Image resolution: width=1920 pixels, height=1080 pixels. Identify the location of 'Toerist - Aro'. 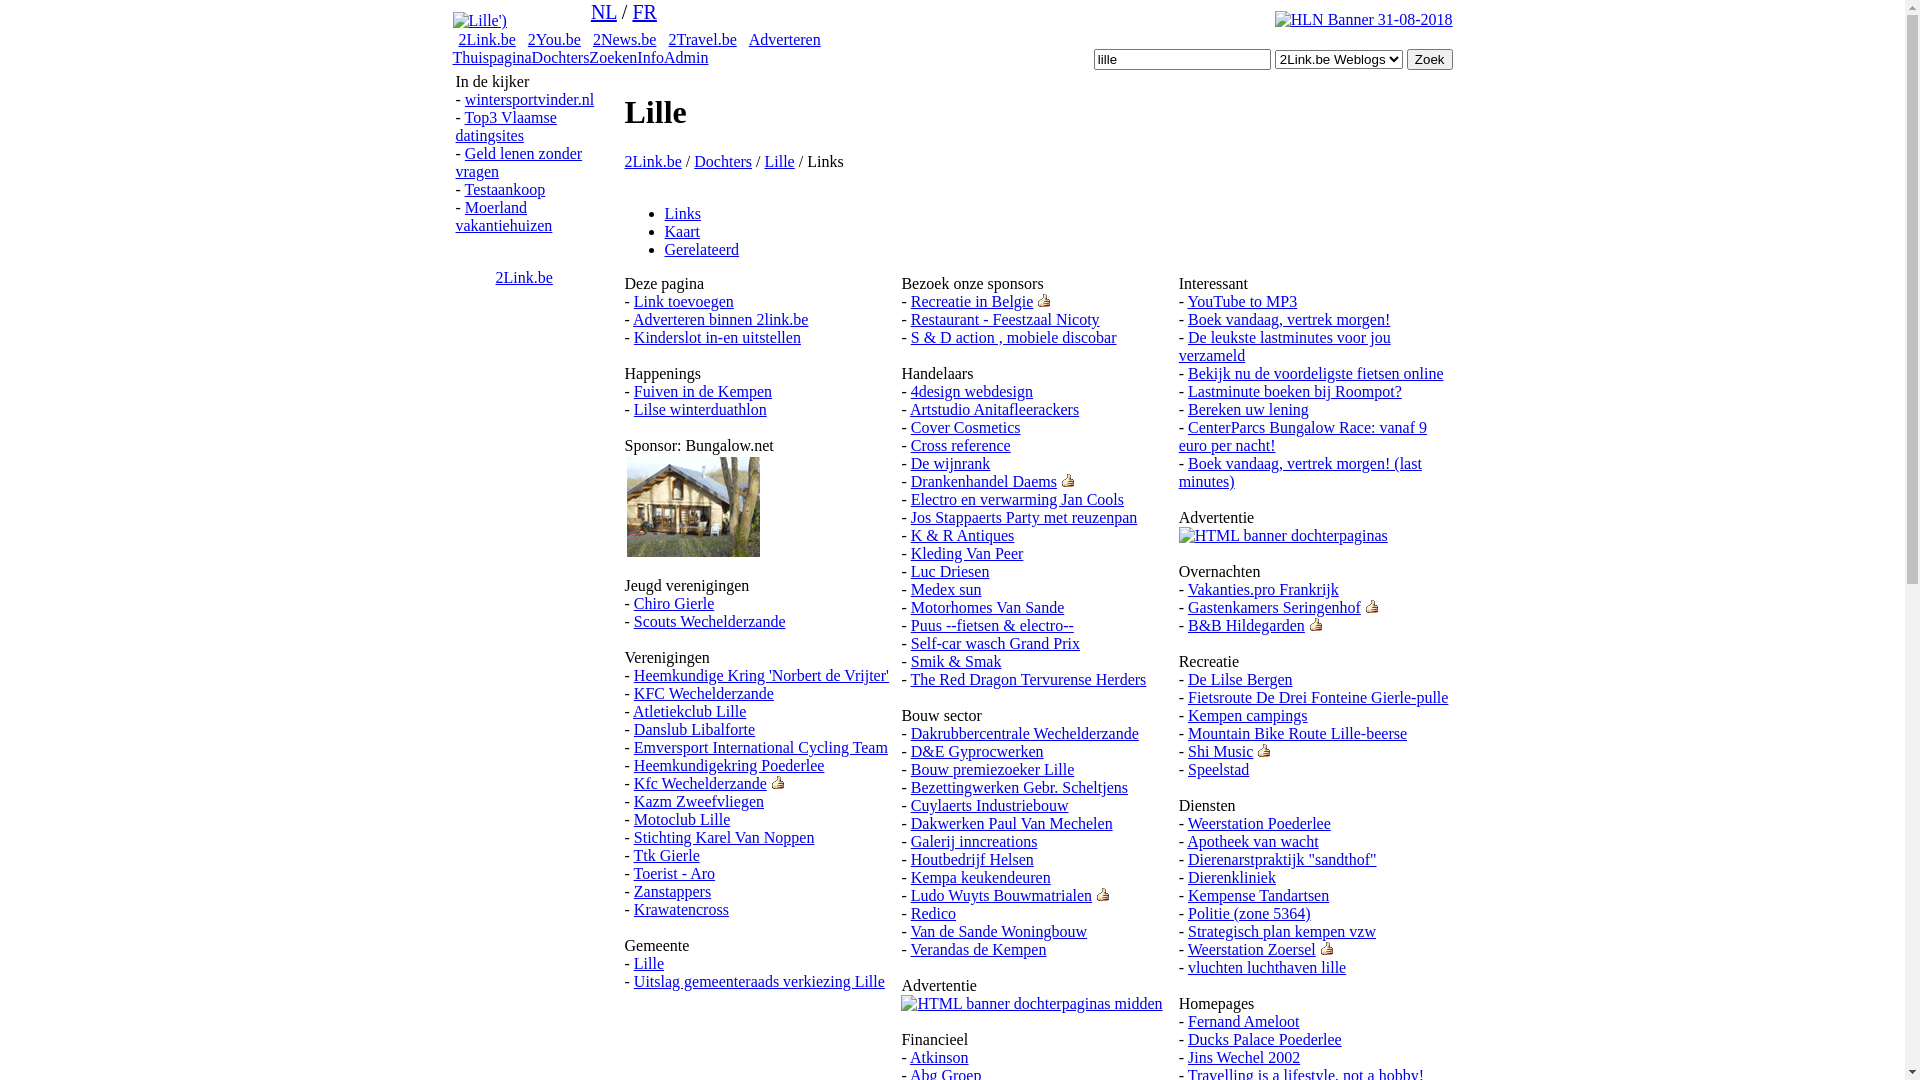
(675, 872).